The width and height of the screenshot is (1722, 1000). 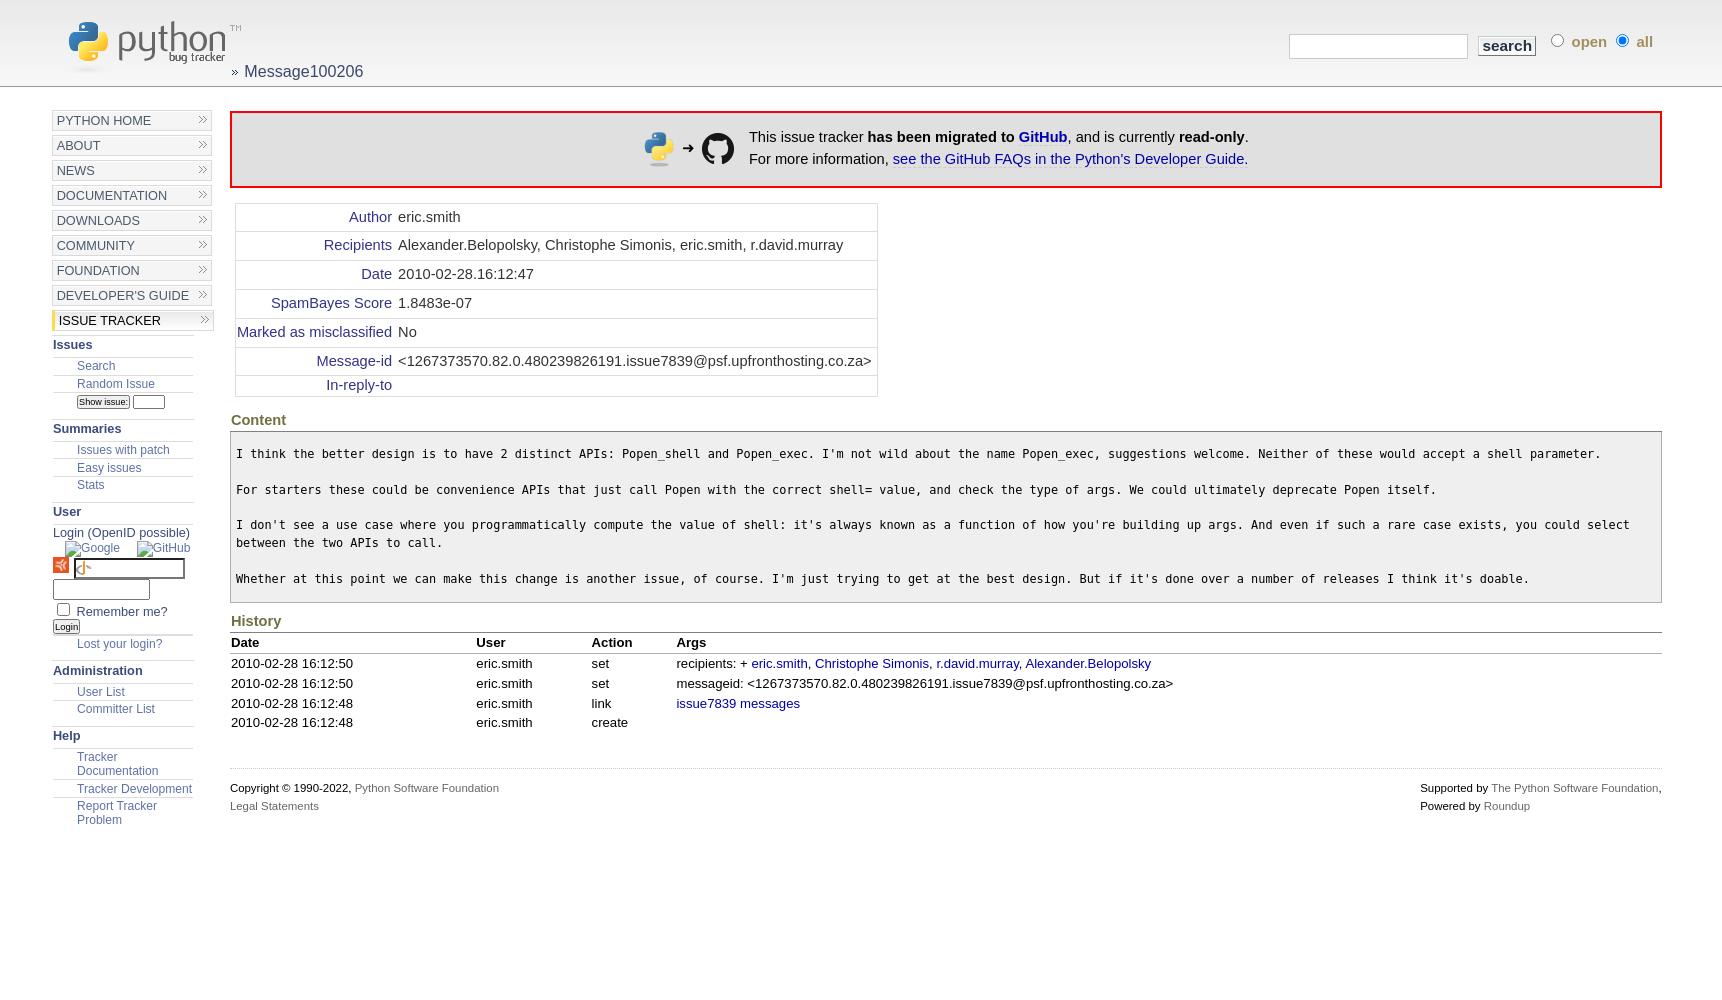 What do you see at coordinates (64, 734) in the screenshot?
I see `'Help'` at bounding box center [64, 734].